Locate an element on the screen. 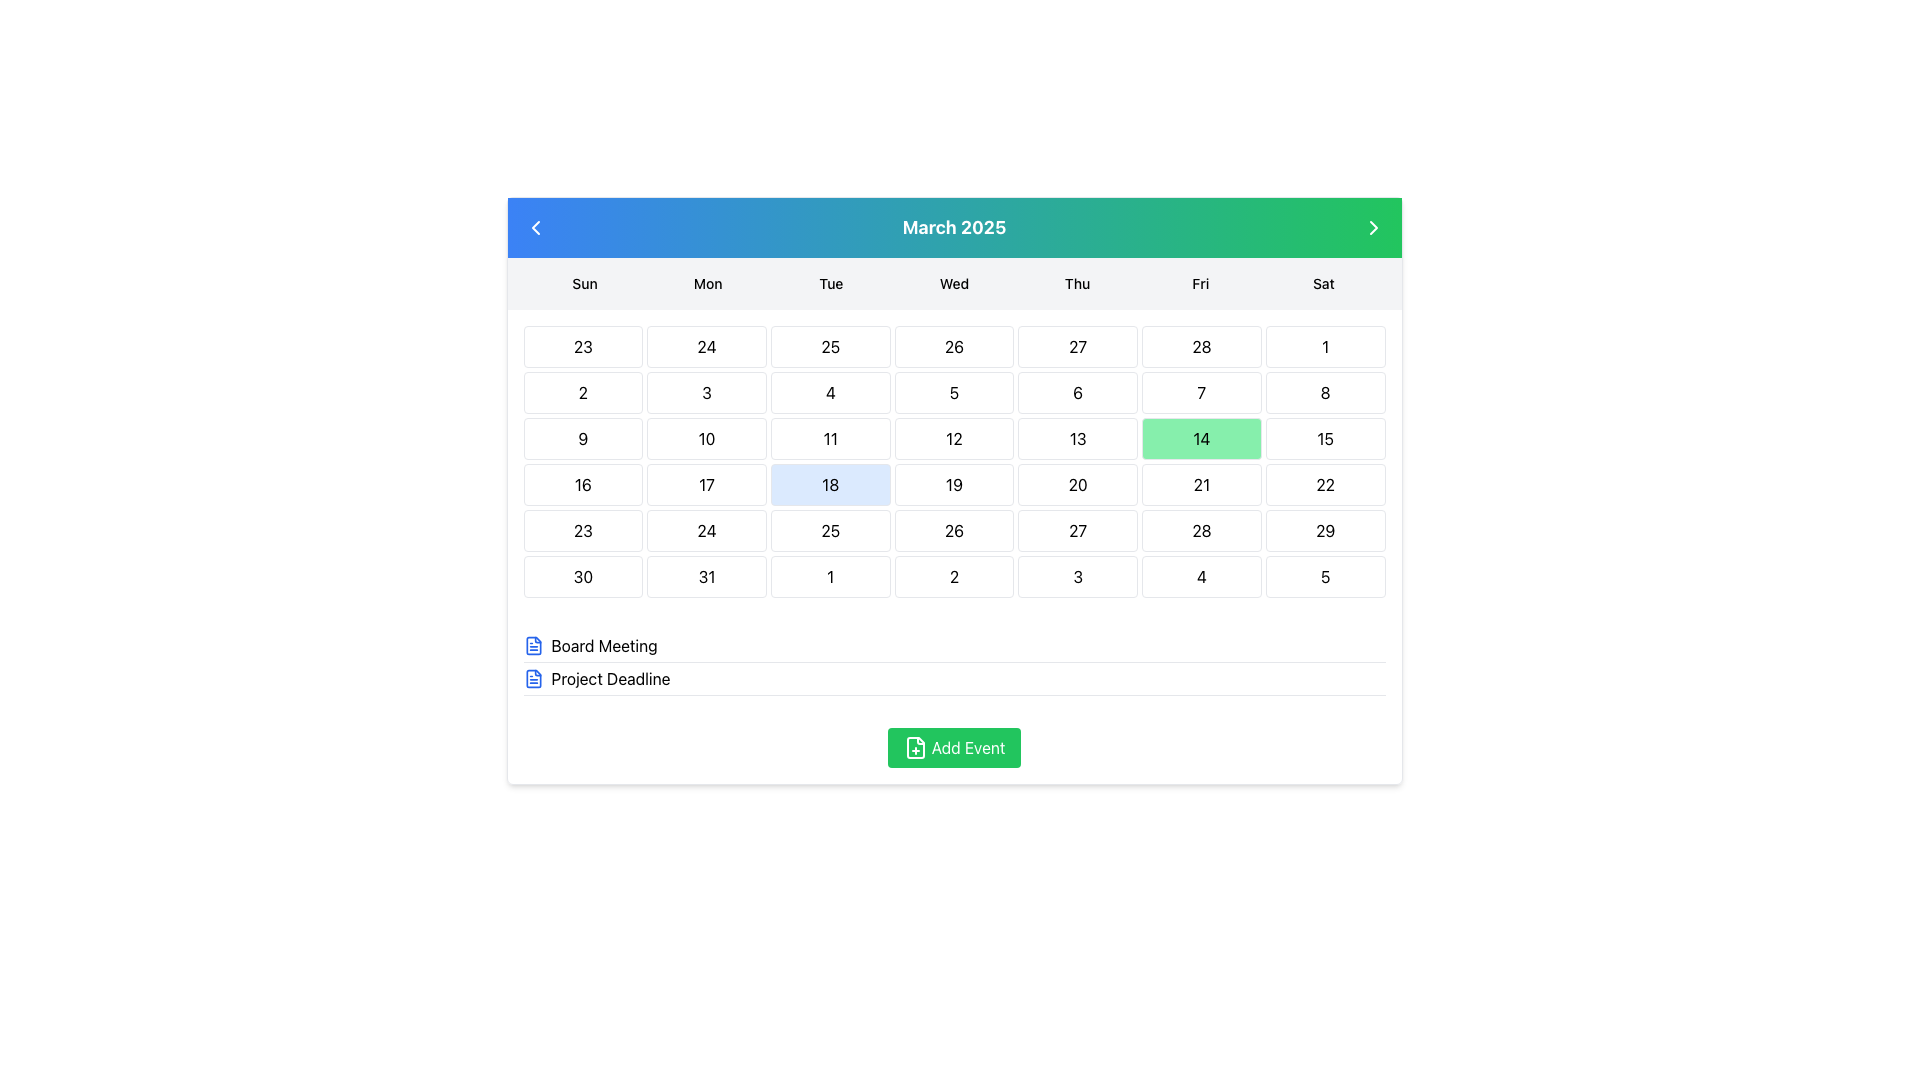 This screenshot has width=1920, height=1080. the button displaying the number '5' in the calendar grid for March 2025, located under the 'Sat' column is located at coordinates (1325, 577).